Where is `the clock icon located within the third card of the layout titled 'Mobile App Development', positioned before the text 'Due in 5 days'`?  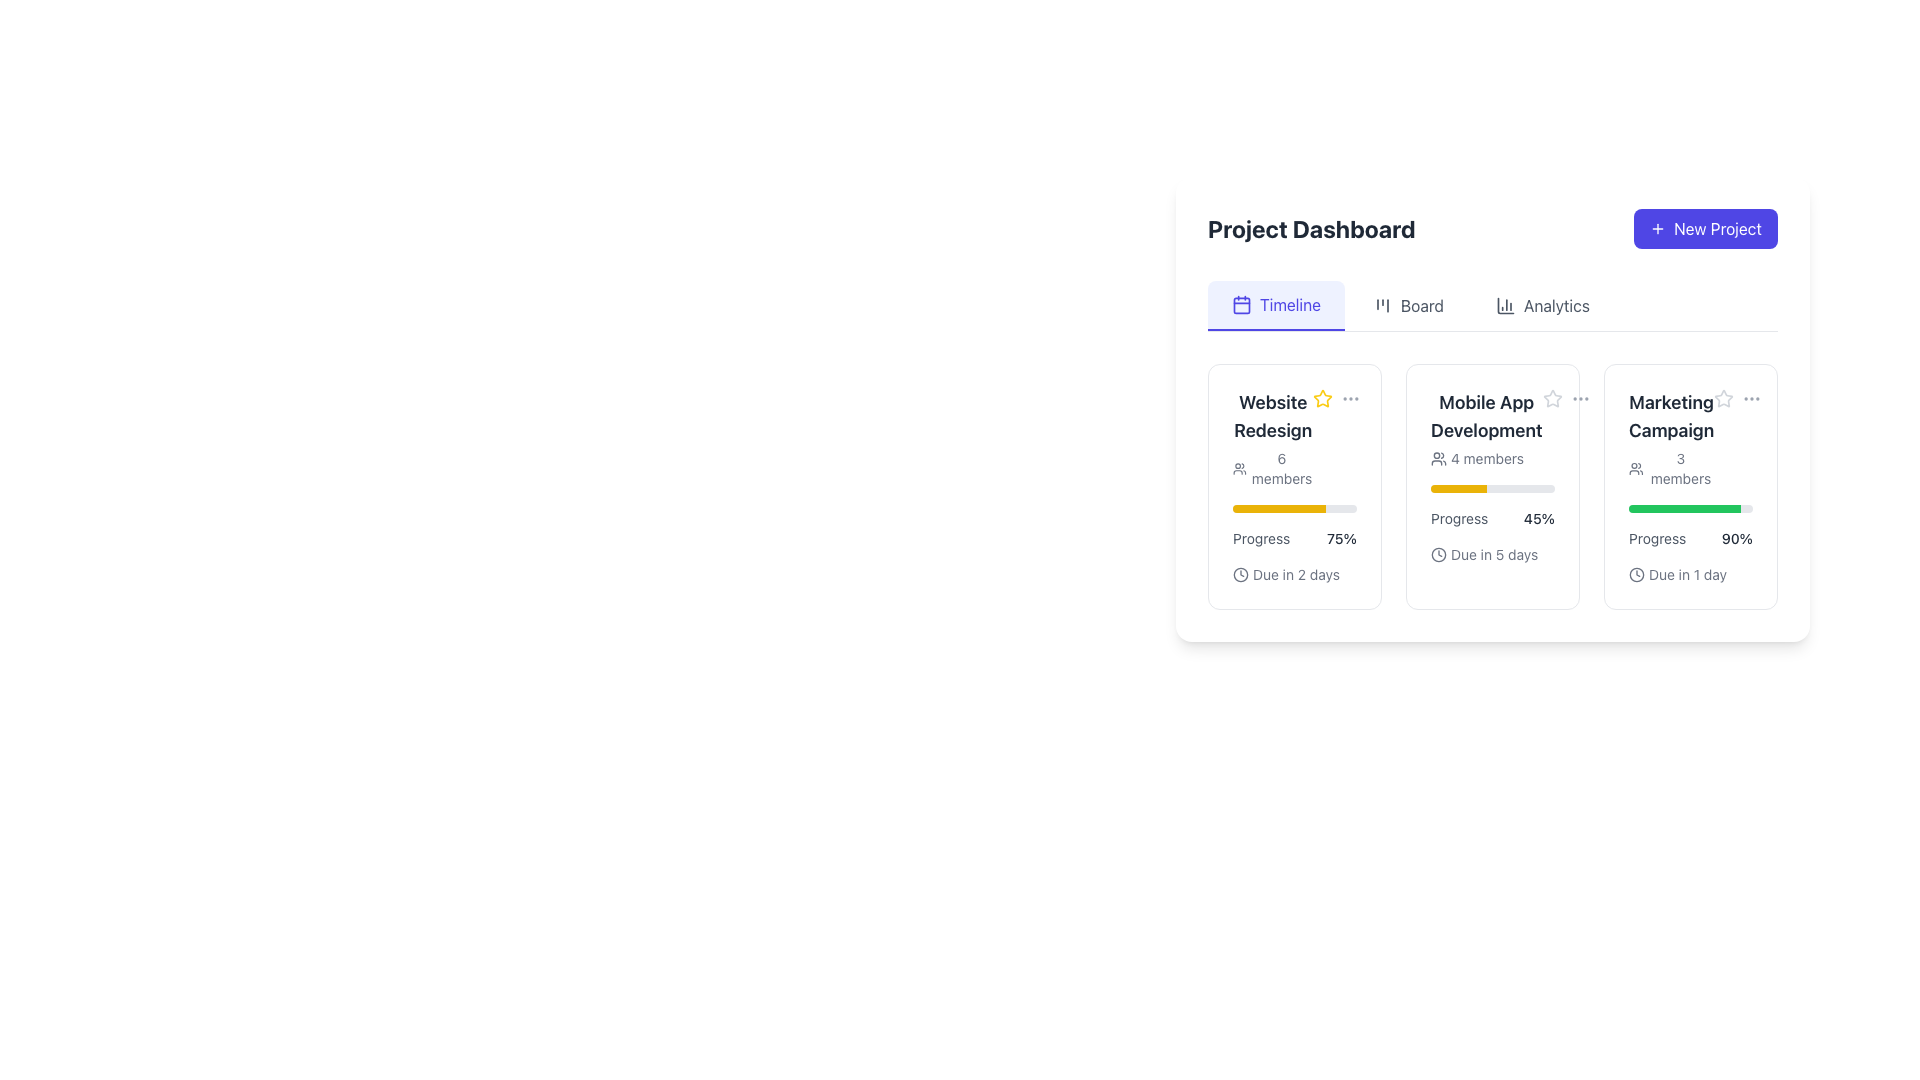
the clock icon located within the third card of the layout titled 'Mobile App Development', positioned before the text 'Due in 5 days' is located at coordinates (1438, 555).